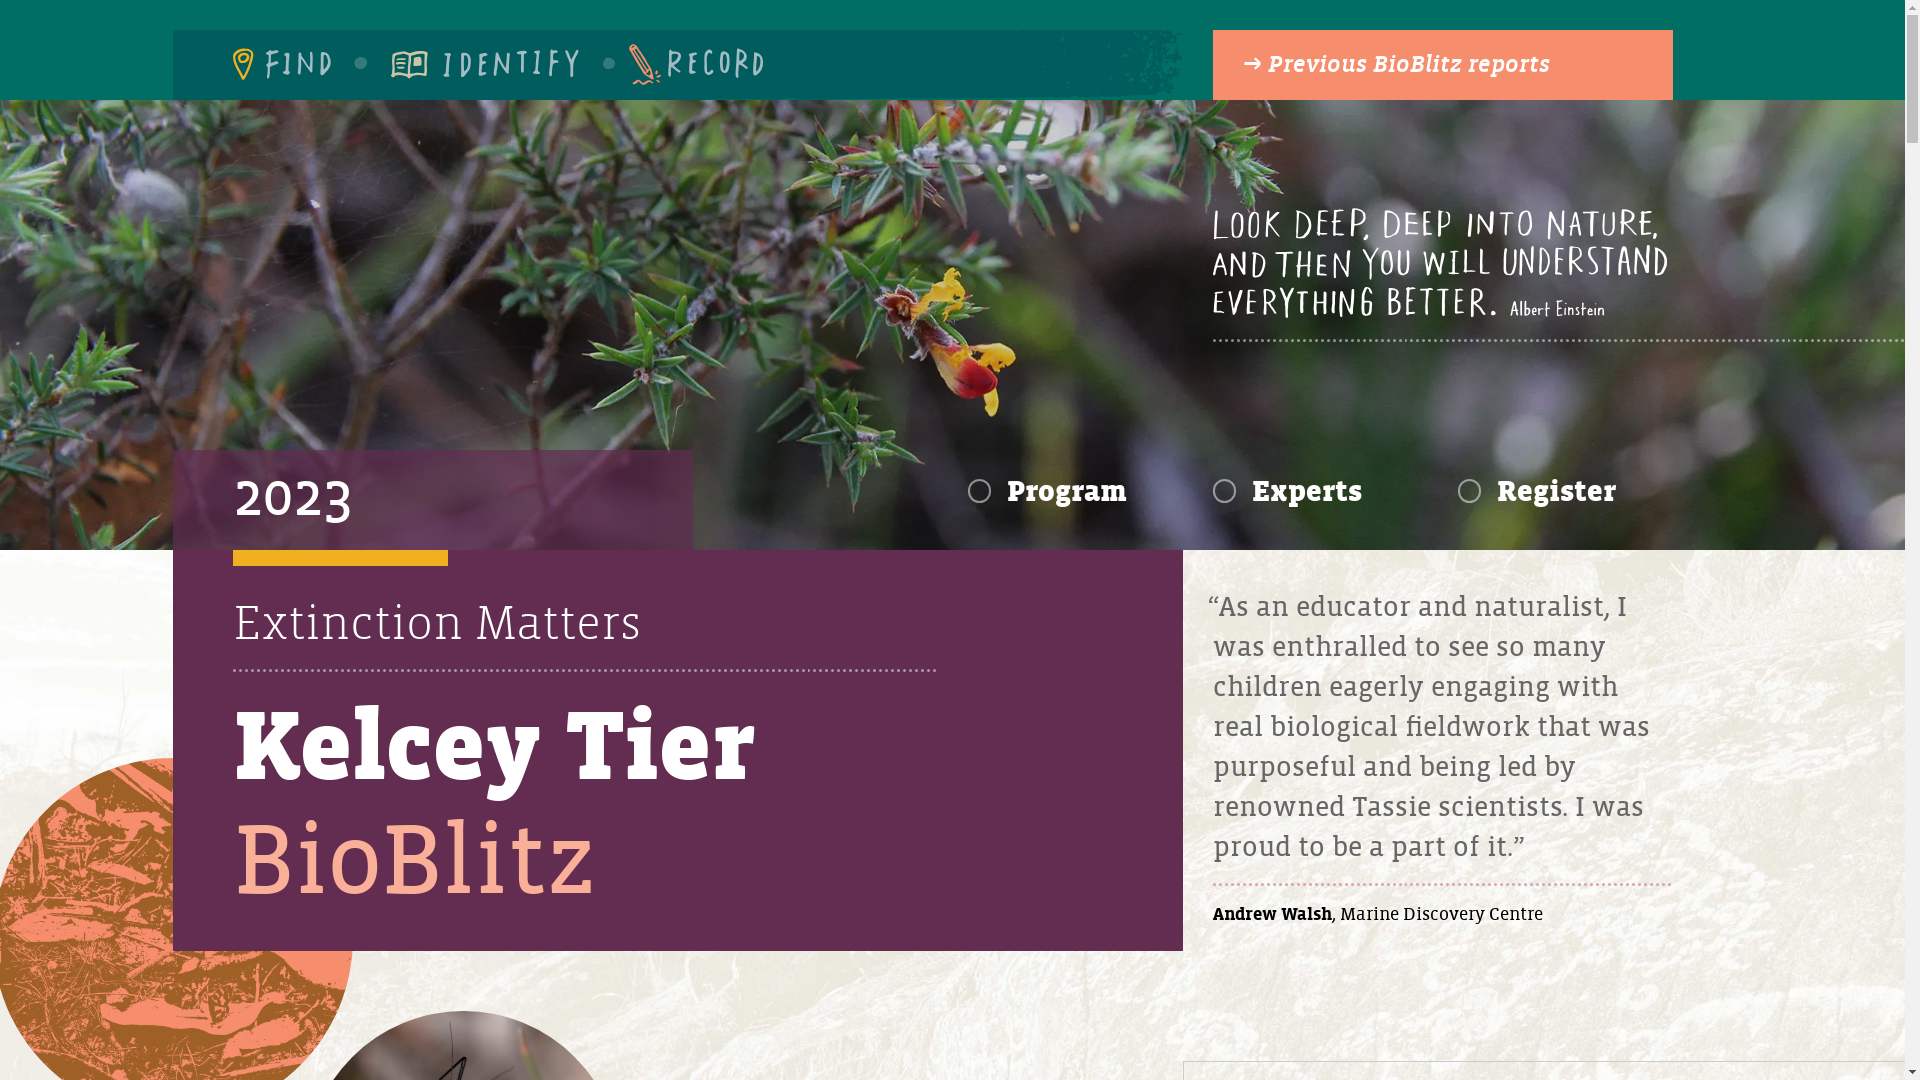 Image resolution: width=1920 pixels, height=1080 pixels. What do you see at coordinates (1536, 492) in the screenshot?
I see `'Register'` at bounding box center [1536, 492].